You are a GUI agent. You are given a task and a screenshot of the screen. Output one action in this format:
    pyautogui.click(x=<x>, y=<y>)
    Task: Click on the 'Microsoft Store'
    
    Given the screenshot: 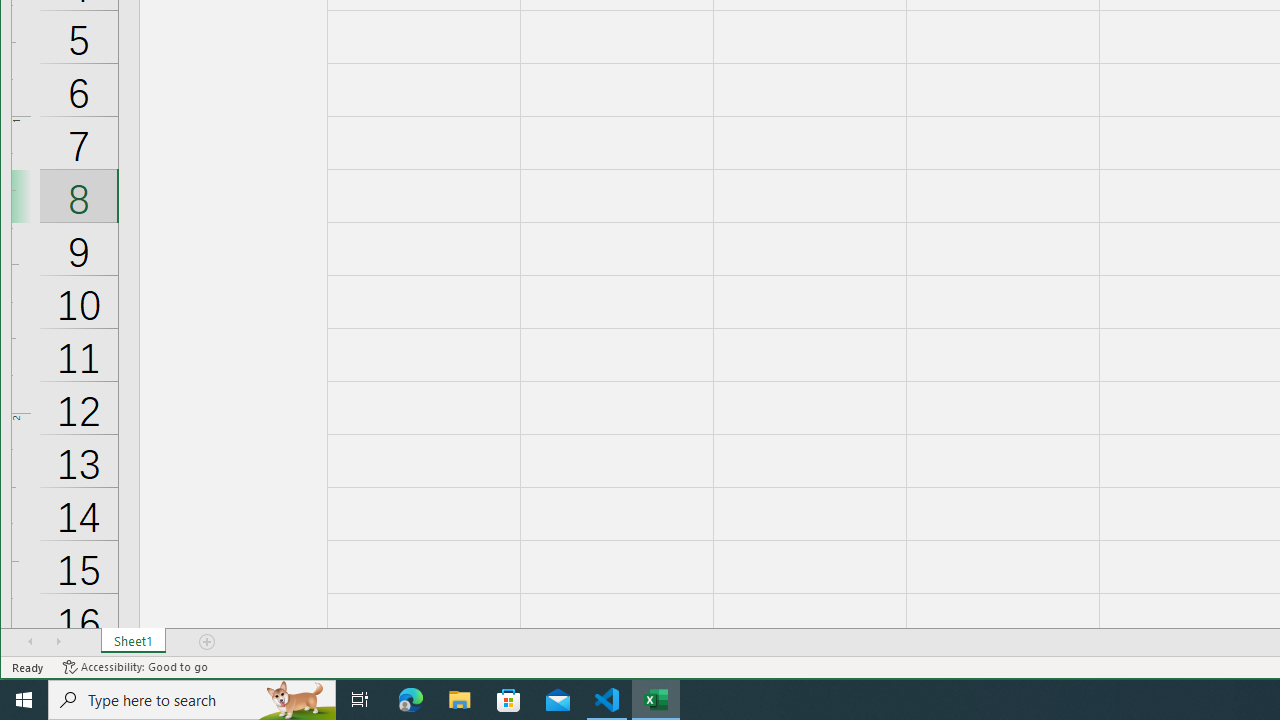 What is the action you would take?
    pyautogui.click(x=509, y=698)
    